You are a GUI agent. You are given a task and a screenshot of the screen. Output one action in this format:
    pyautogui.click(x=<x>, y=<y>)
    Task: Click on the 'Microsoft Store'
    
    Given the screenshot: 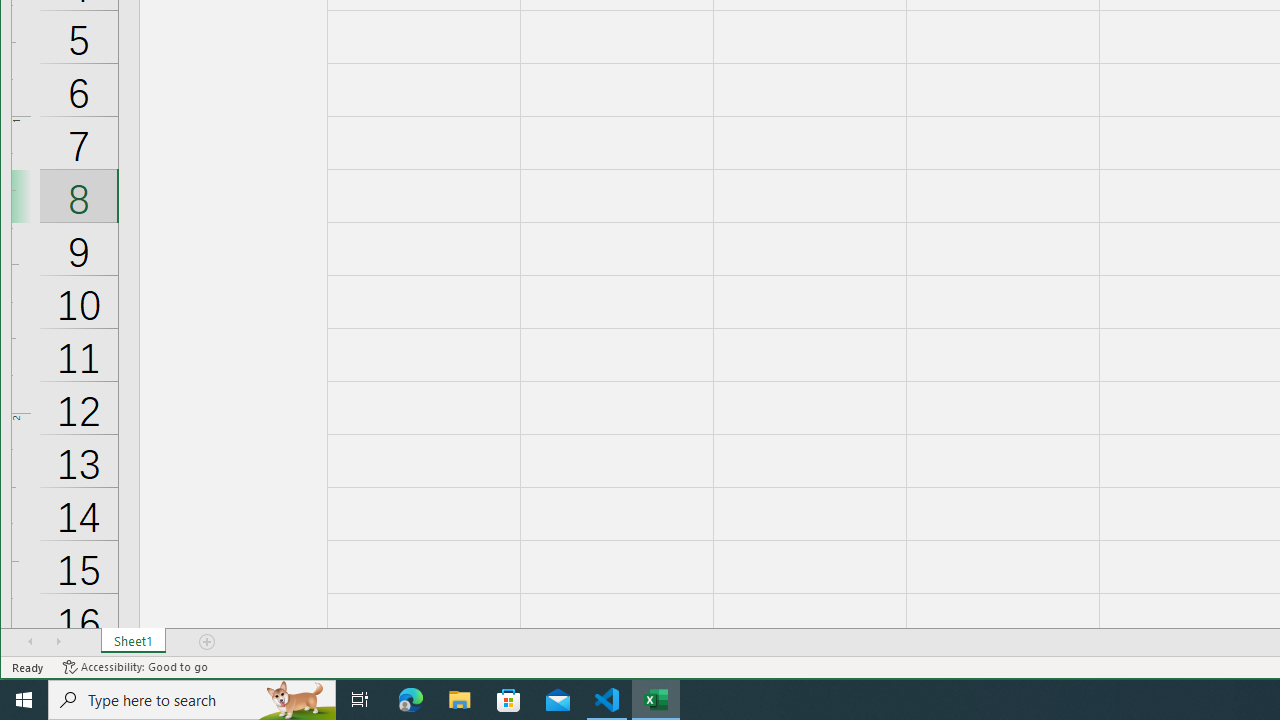 What is the action you would take?
    pyautogui.click(x=509, y=698)
    